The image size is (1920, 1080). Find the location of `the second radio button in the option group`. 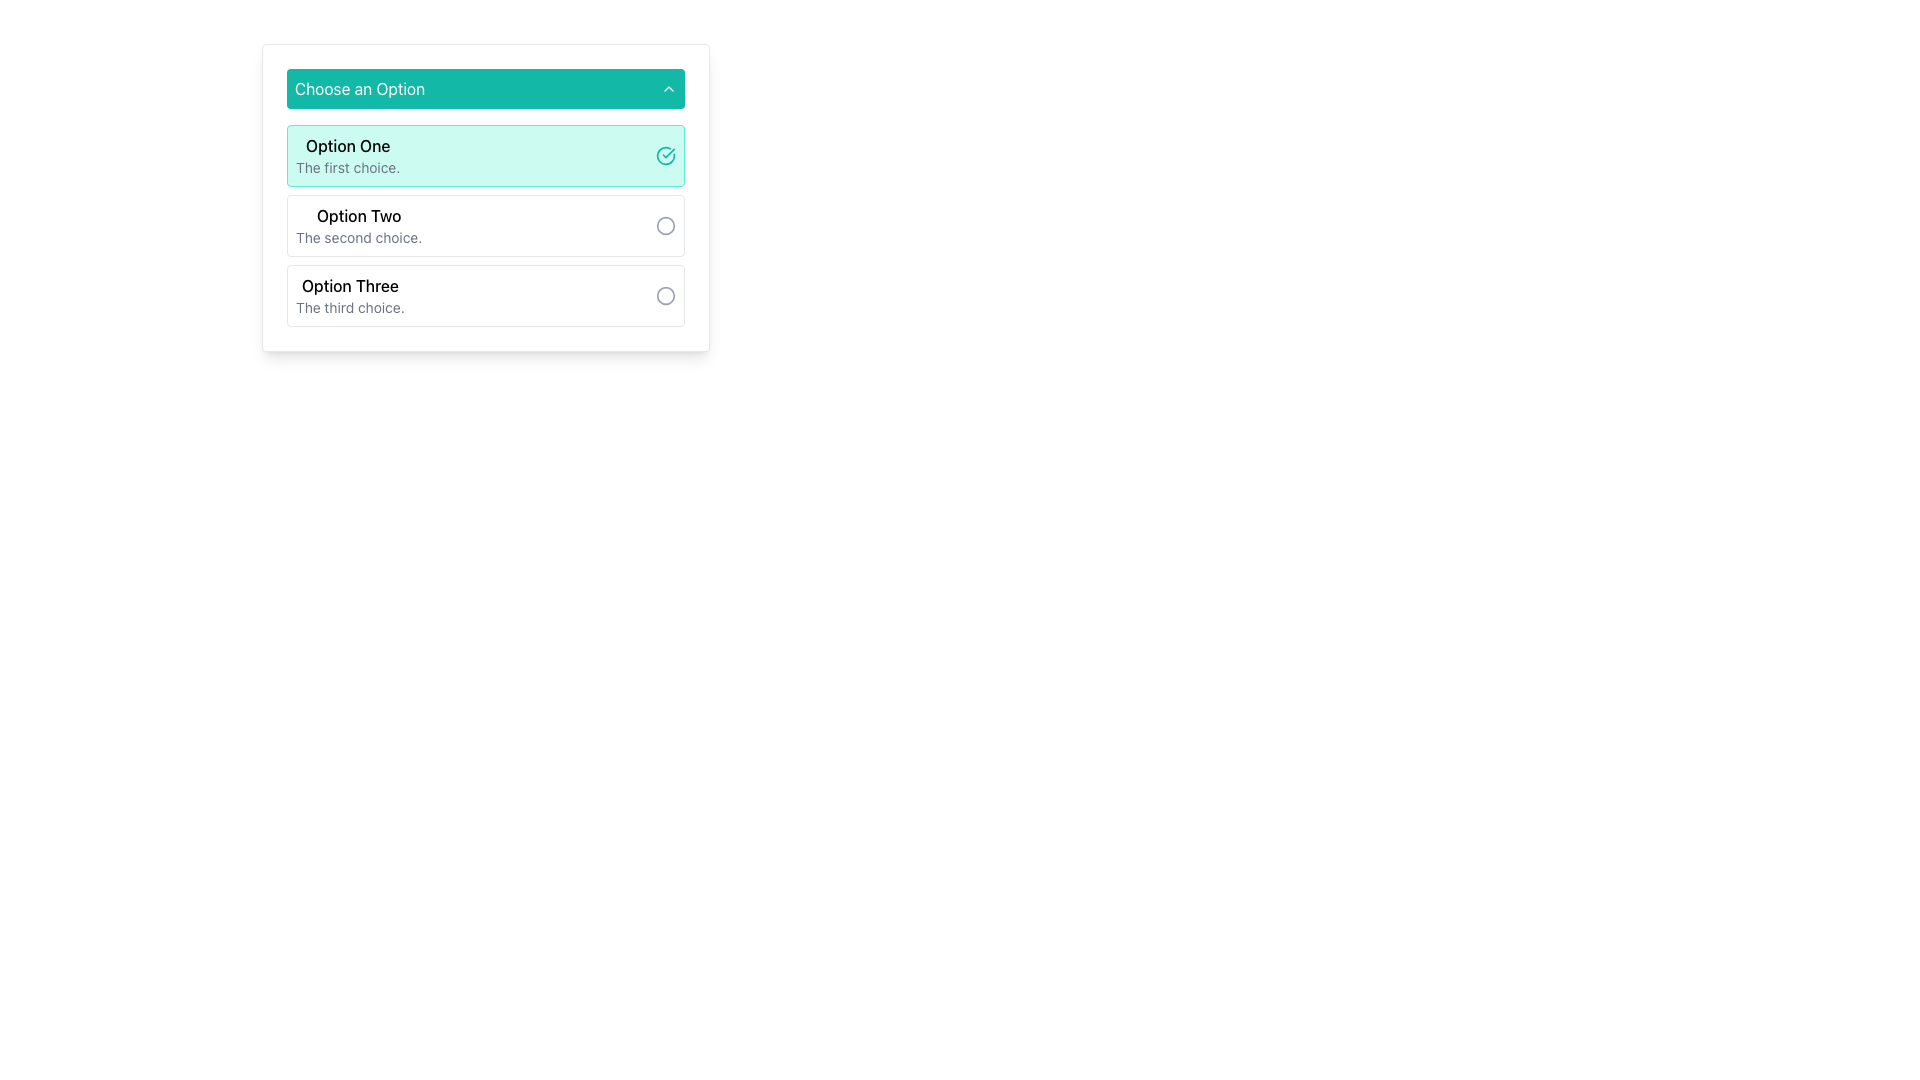

the second radio button in the option group is located at coordinates (485, 225).